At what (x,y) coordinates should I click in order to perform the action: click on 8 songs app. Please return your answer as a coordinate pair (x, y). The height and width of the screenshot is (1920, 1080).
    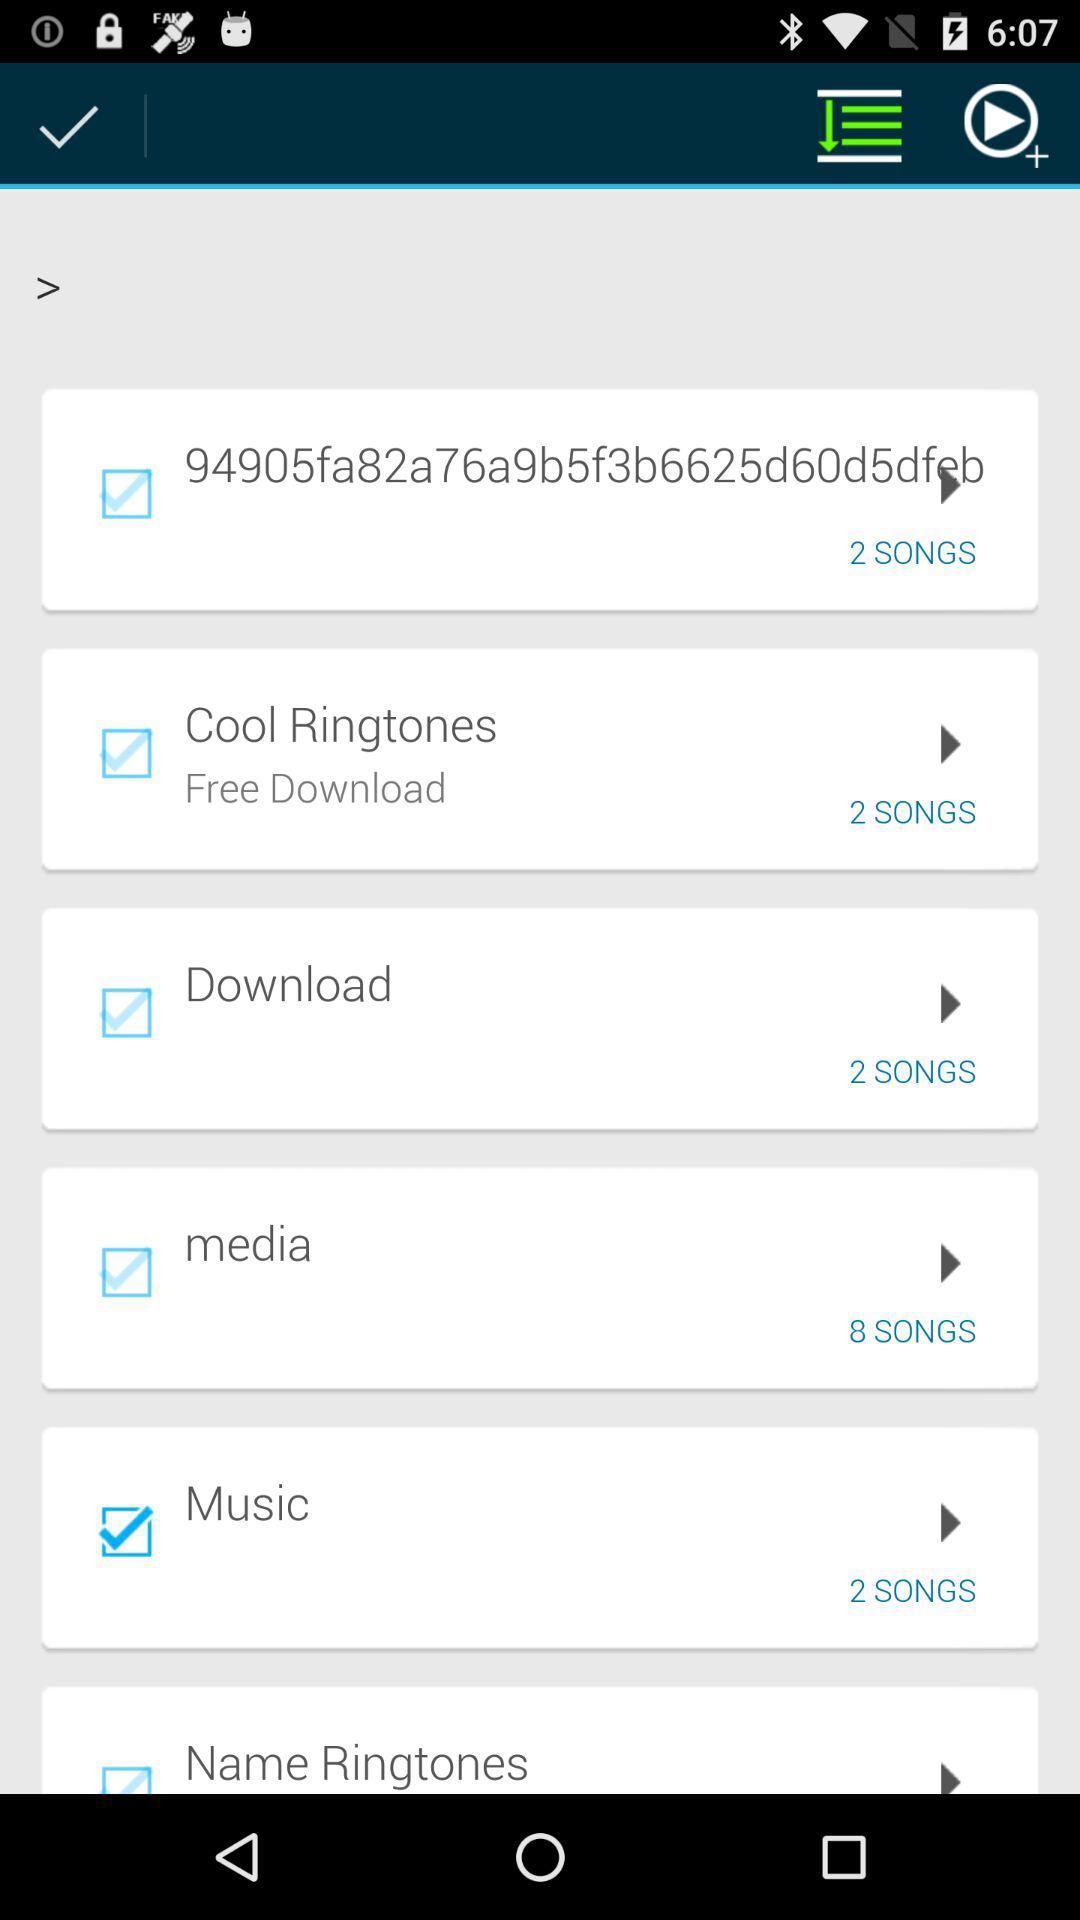
    Looking at the image, I should click on (919, 1330).